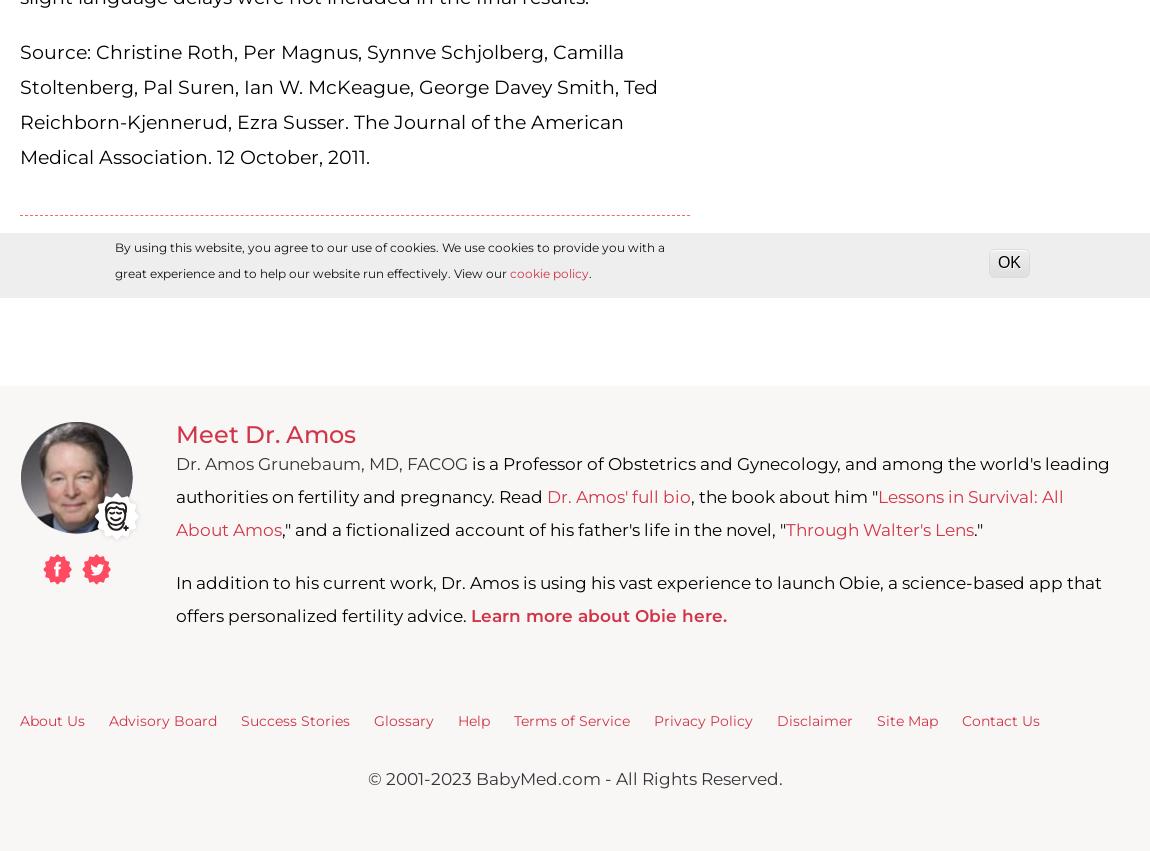 The image size is (1150, 851). Describe the element at coordinates (280, 530) in the screenshot. I see `'," and a fictionalized account of his father's life in the novel, "'` at that location.